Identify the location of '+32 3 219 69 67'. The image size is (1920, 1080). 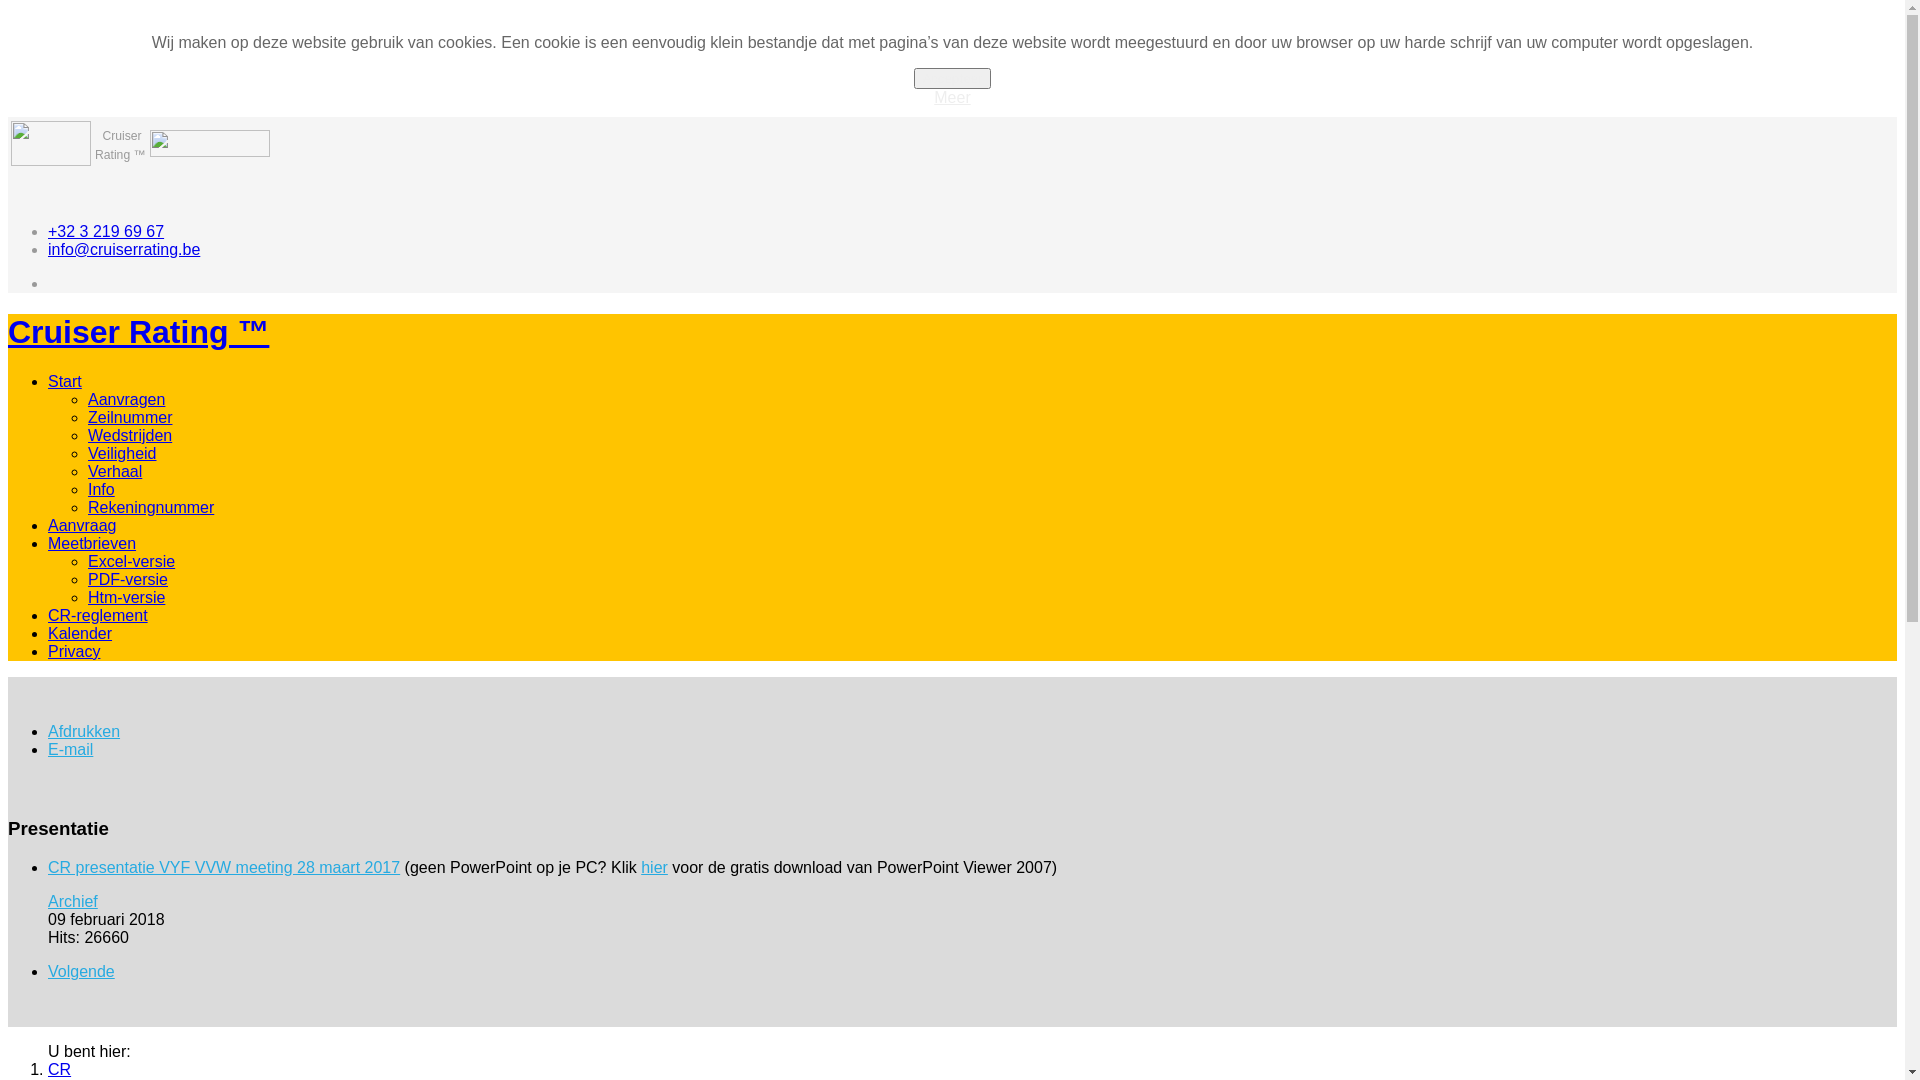
(104, 230).